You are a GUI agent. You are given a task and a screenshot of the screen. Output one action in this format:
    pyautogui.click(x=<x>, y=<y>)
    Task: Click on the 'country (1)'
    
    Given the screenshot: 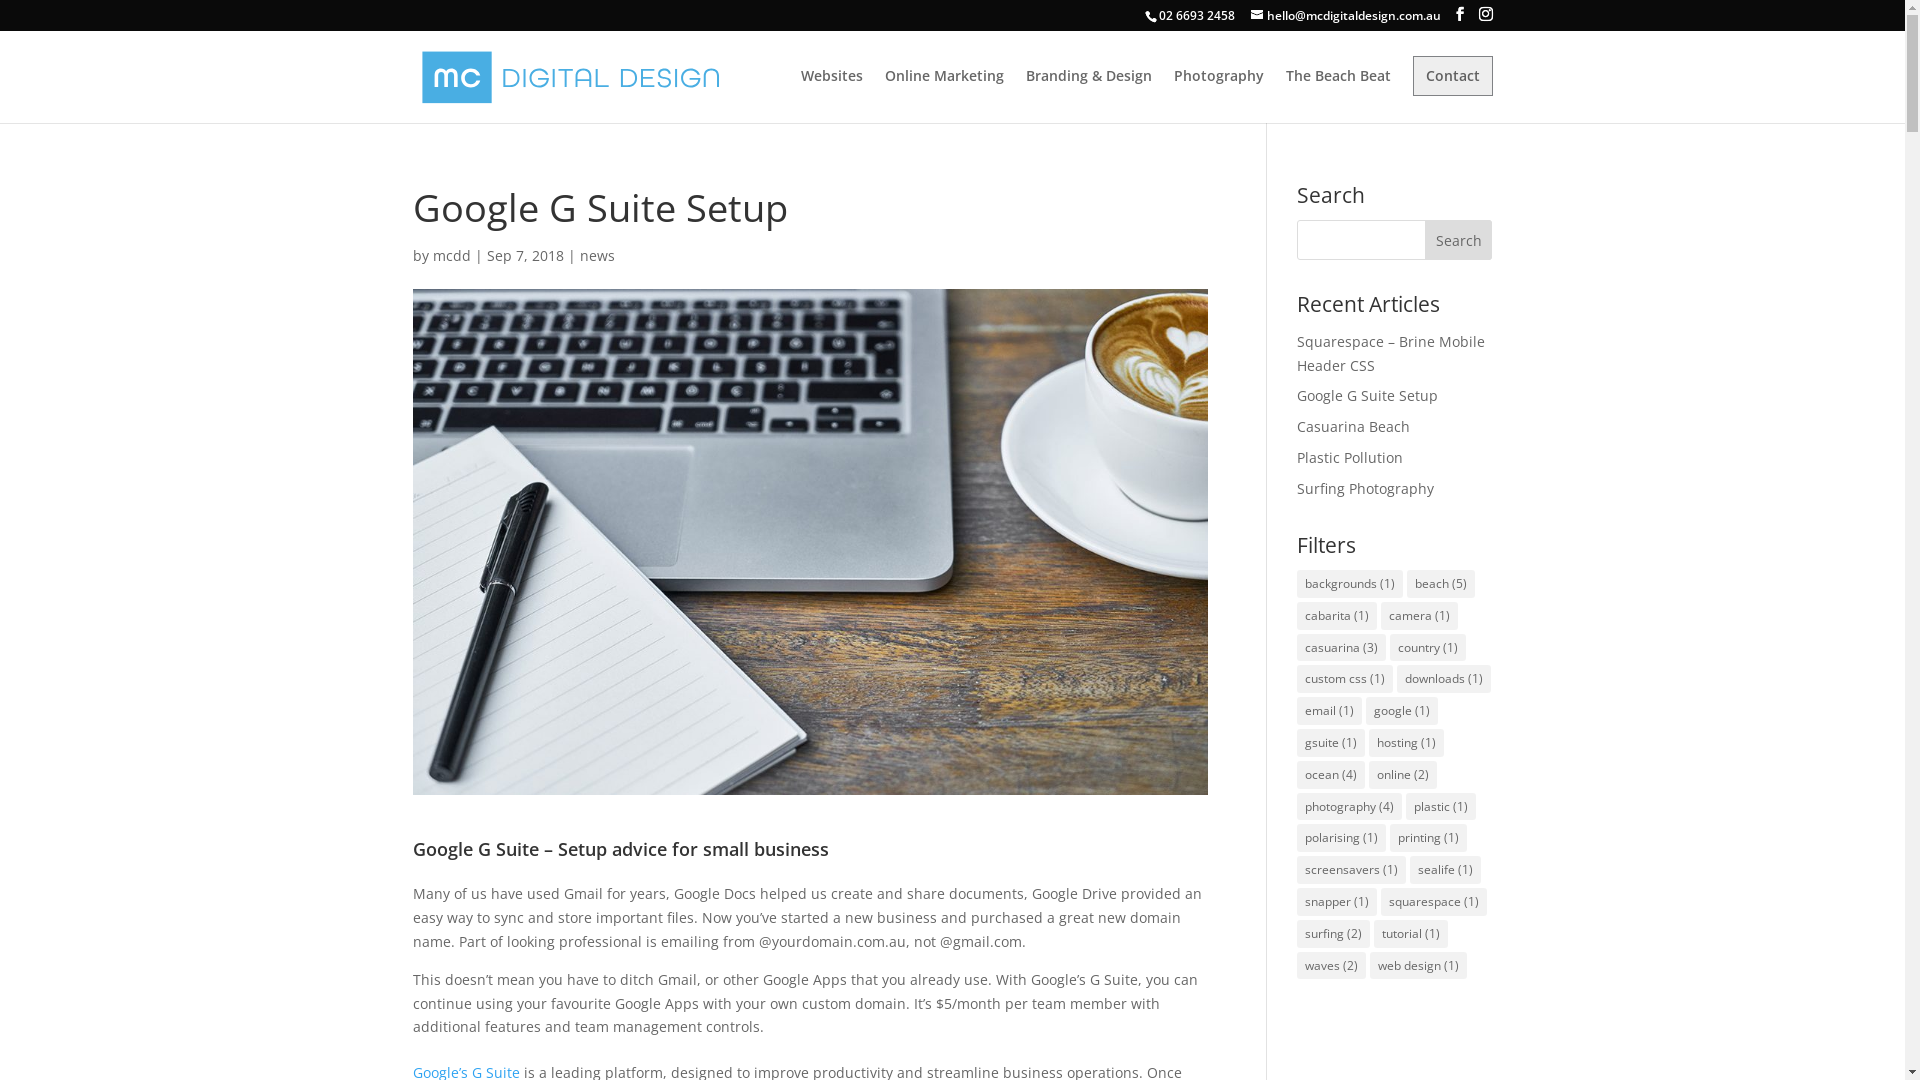 What is the action you would take?
    pyautogui.click(x=1427, y=648)
    